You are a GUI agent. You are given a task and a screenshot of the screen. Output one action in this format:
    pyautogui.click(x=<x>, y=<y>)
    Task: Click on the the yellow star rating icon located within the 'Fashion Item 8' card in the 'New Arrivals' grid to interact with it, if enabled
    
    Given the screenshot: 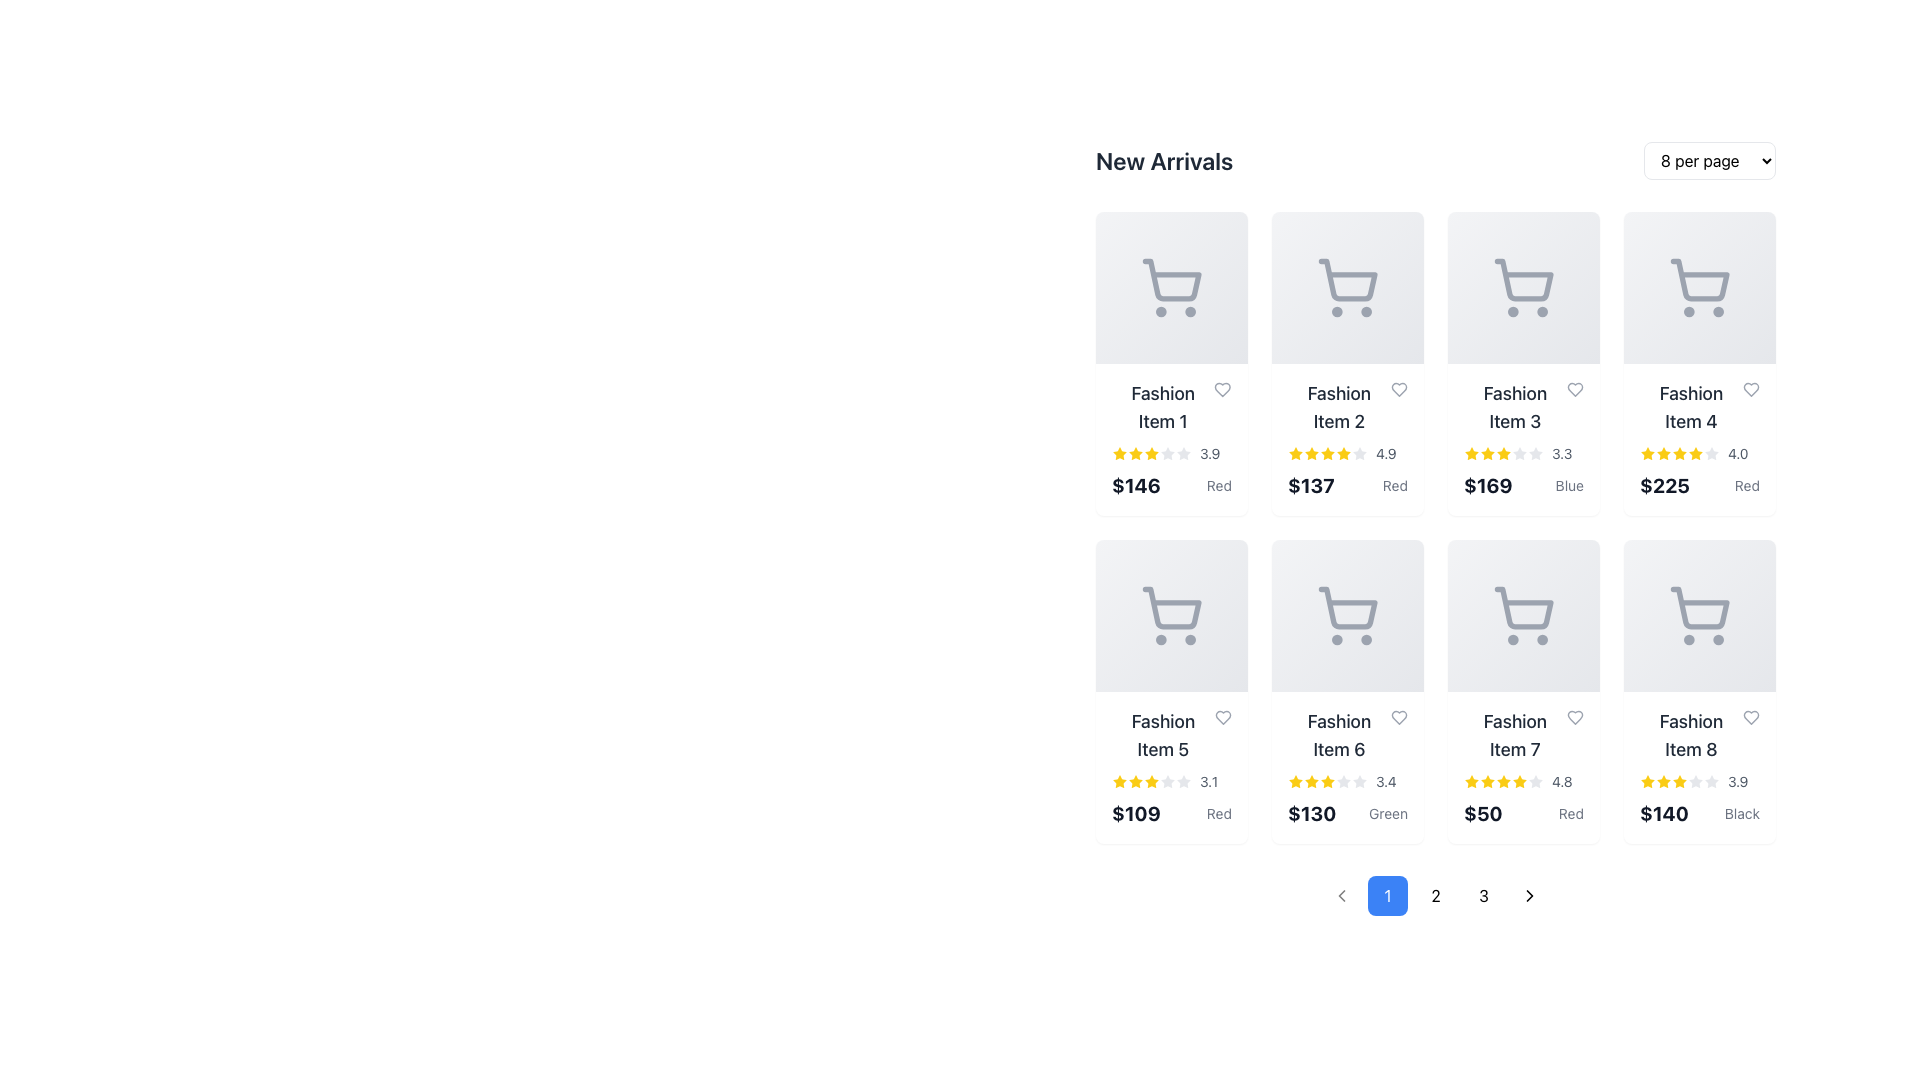 What is the action you would take?
    pyautogui.click(x=1647, y=780)
    